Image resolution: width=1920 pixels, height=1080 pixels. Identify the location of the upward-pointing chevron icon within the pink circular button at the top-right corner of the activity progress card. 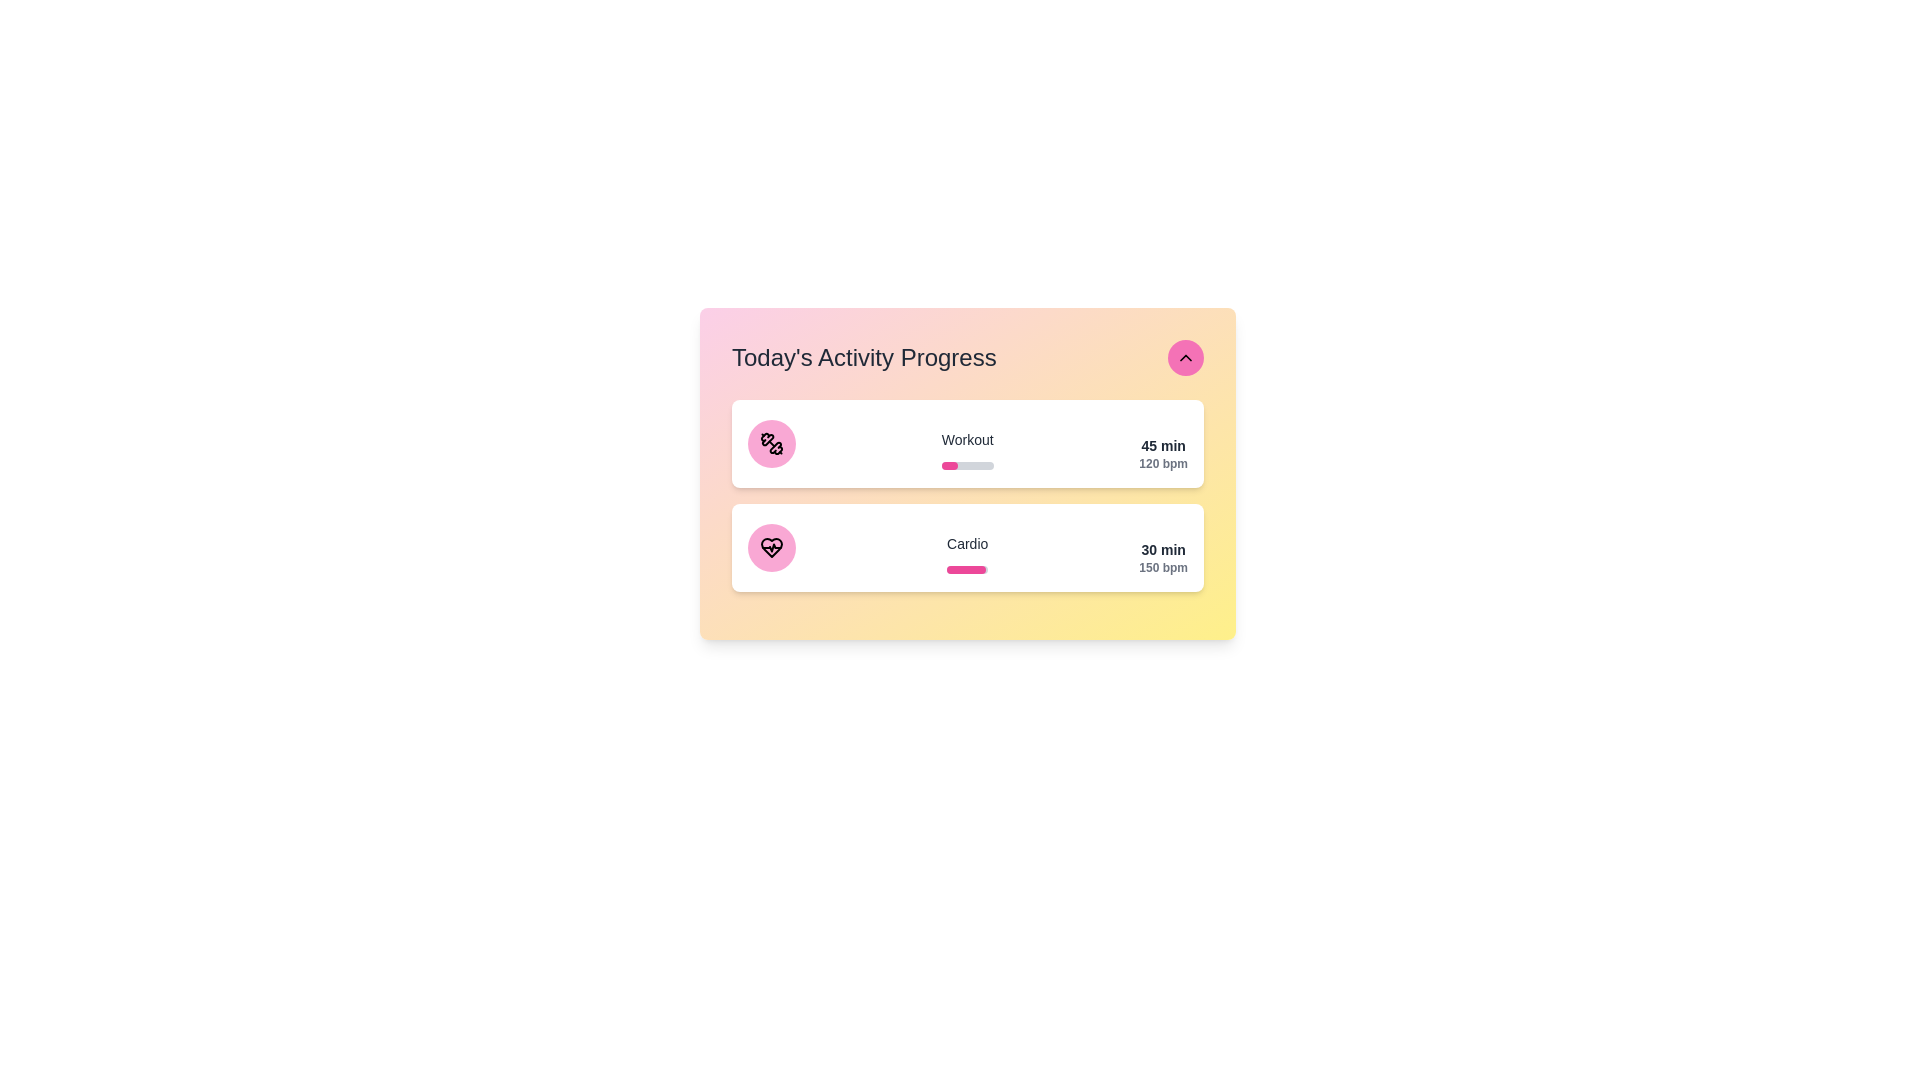
(1185, 357).